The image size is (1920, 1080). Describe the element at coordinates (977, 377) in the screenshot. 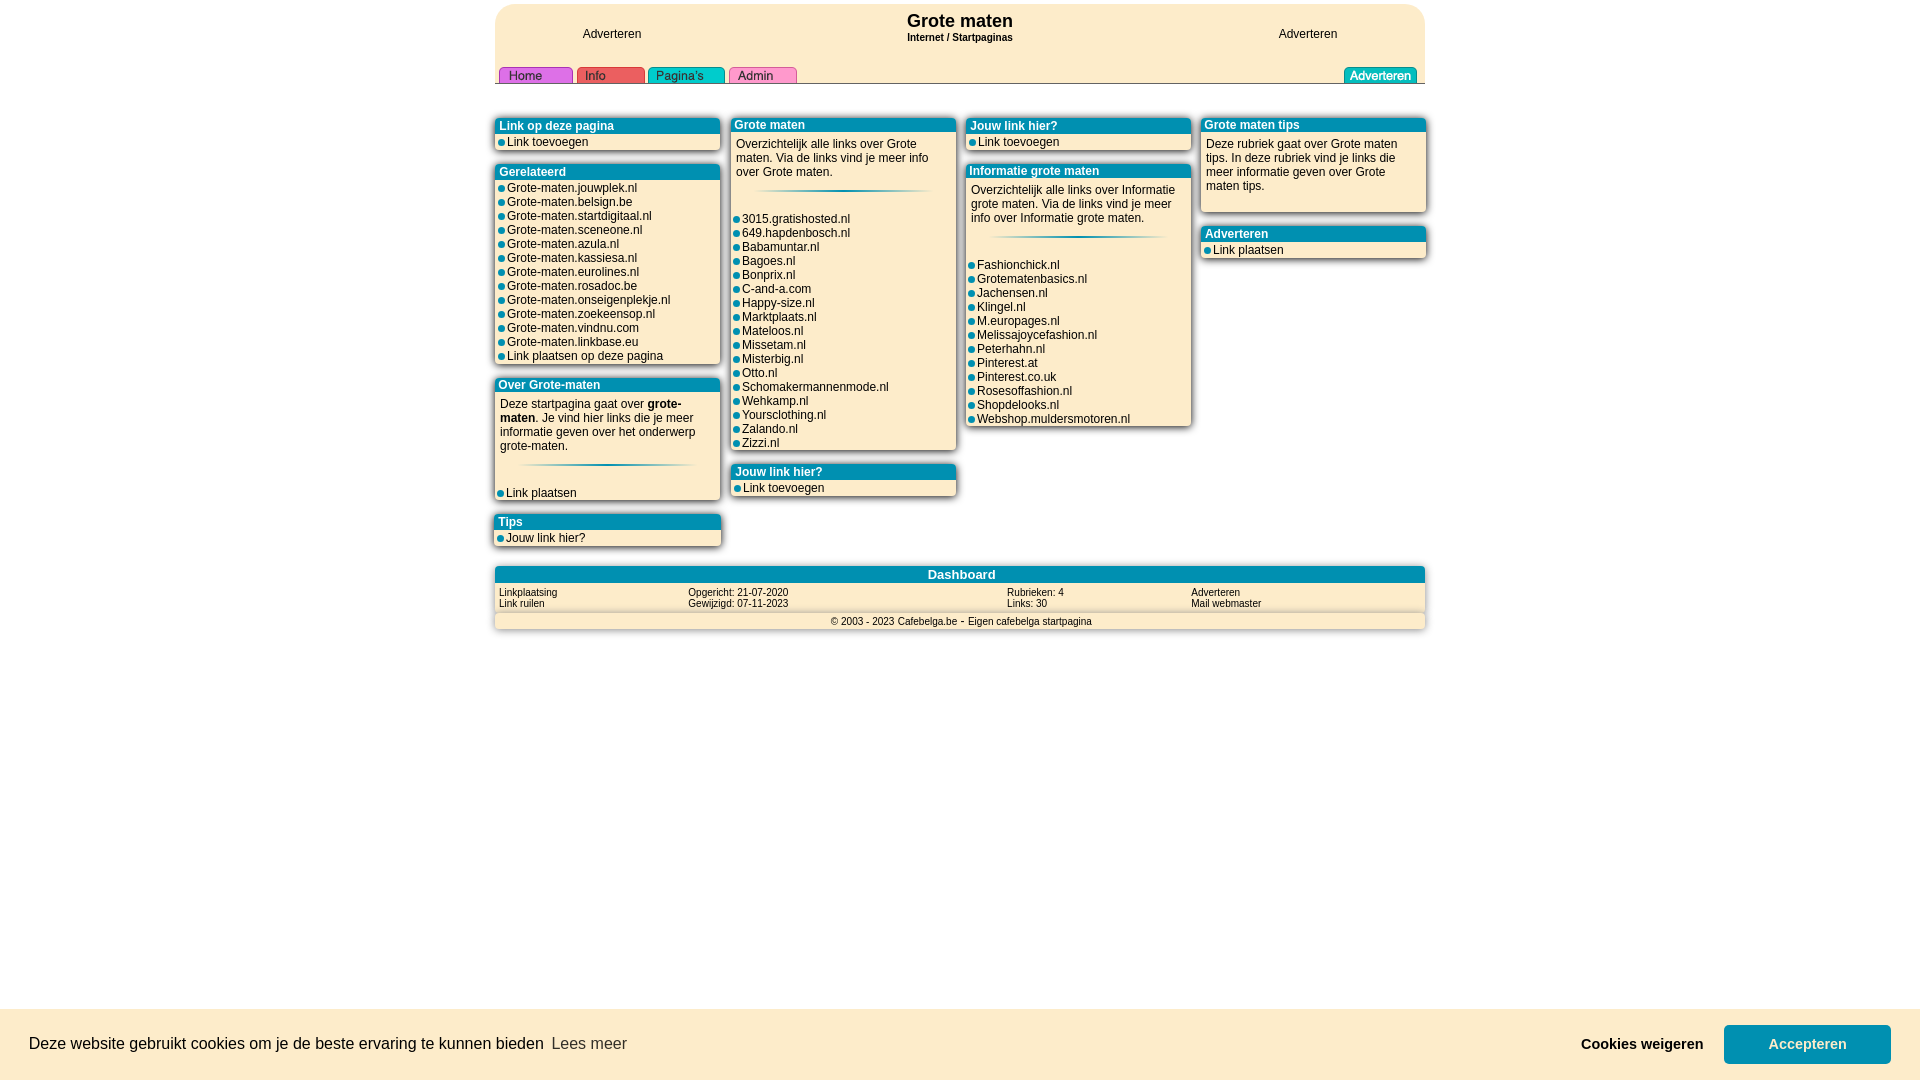

I see `'Pinterest.co.uk'` at that location.